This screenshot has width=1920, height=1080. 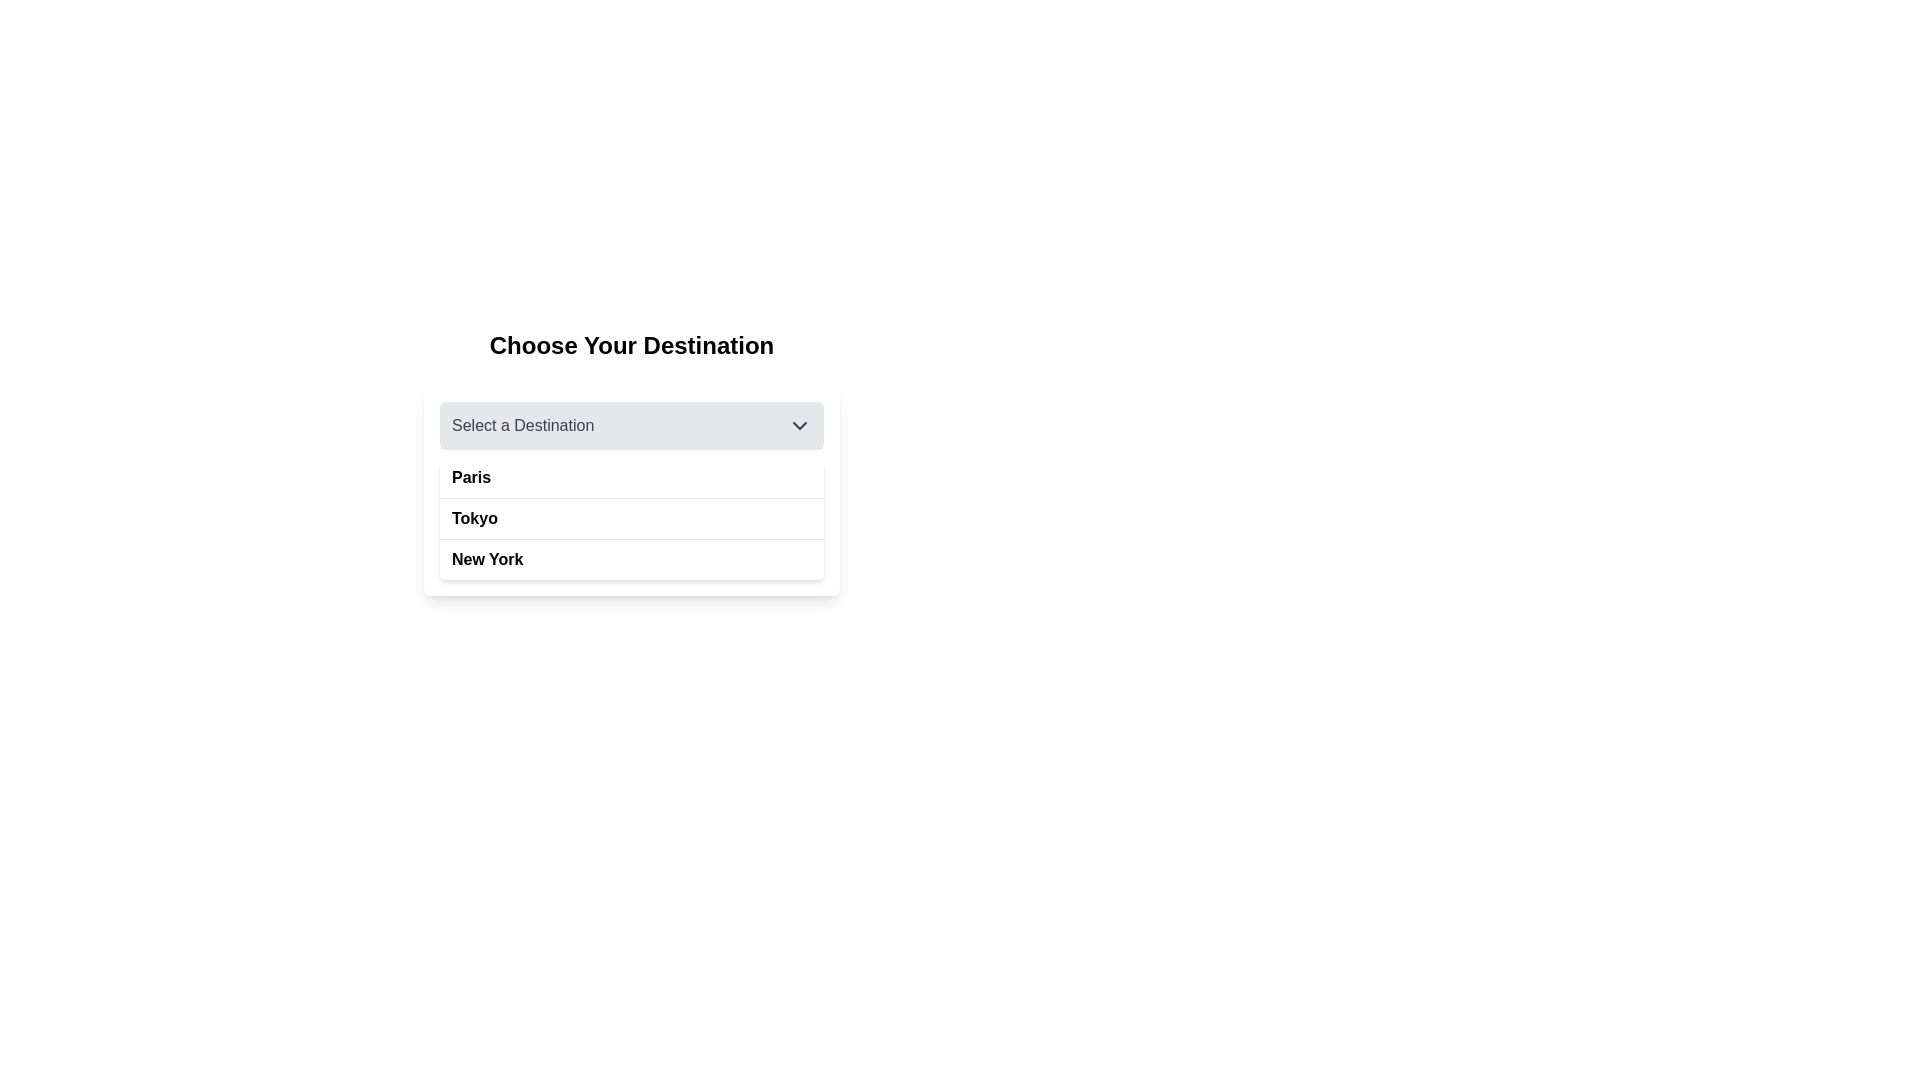 I want to click on the text label displaying 'Paris' in bold within the dropdown menu under 'Choose Your Destination', so click(x=470, y=478).